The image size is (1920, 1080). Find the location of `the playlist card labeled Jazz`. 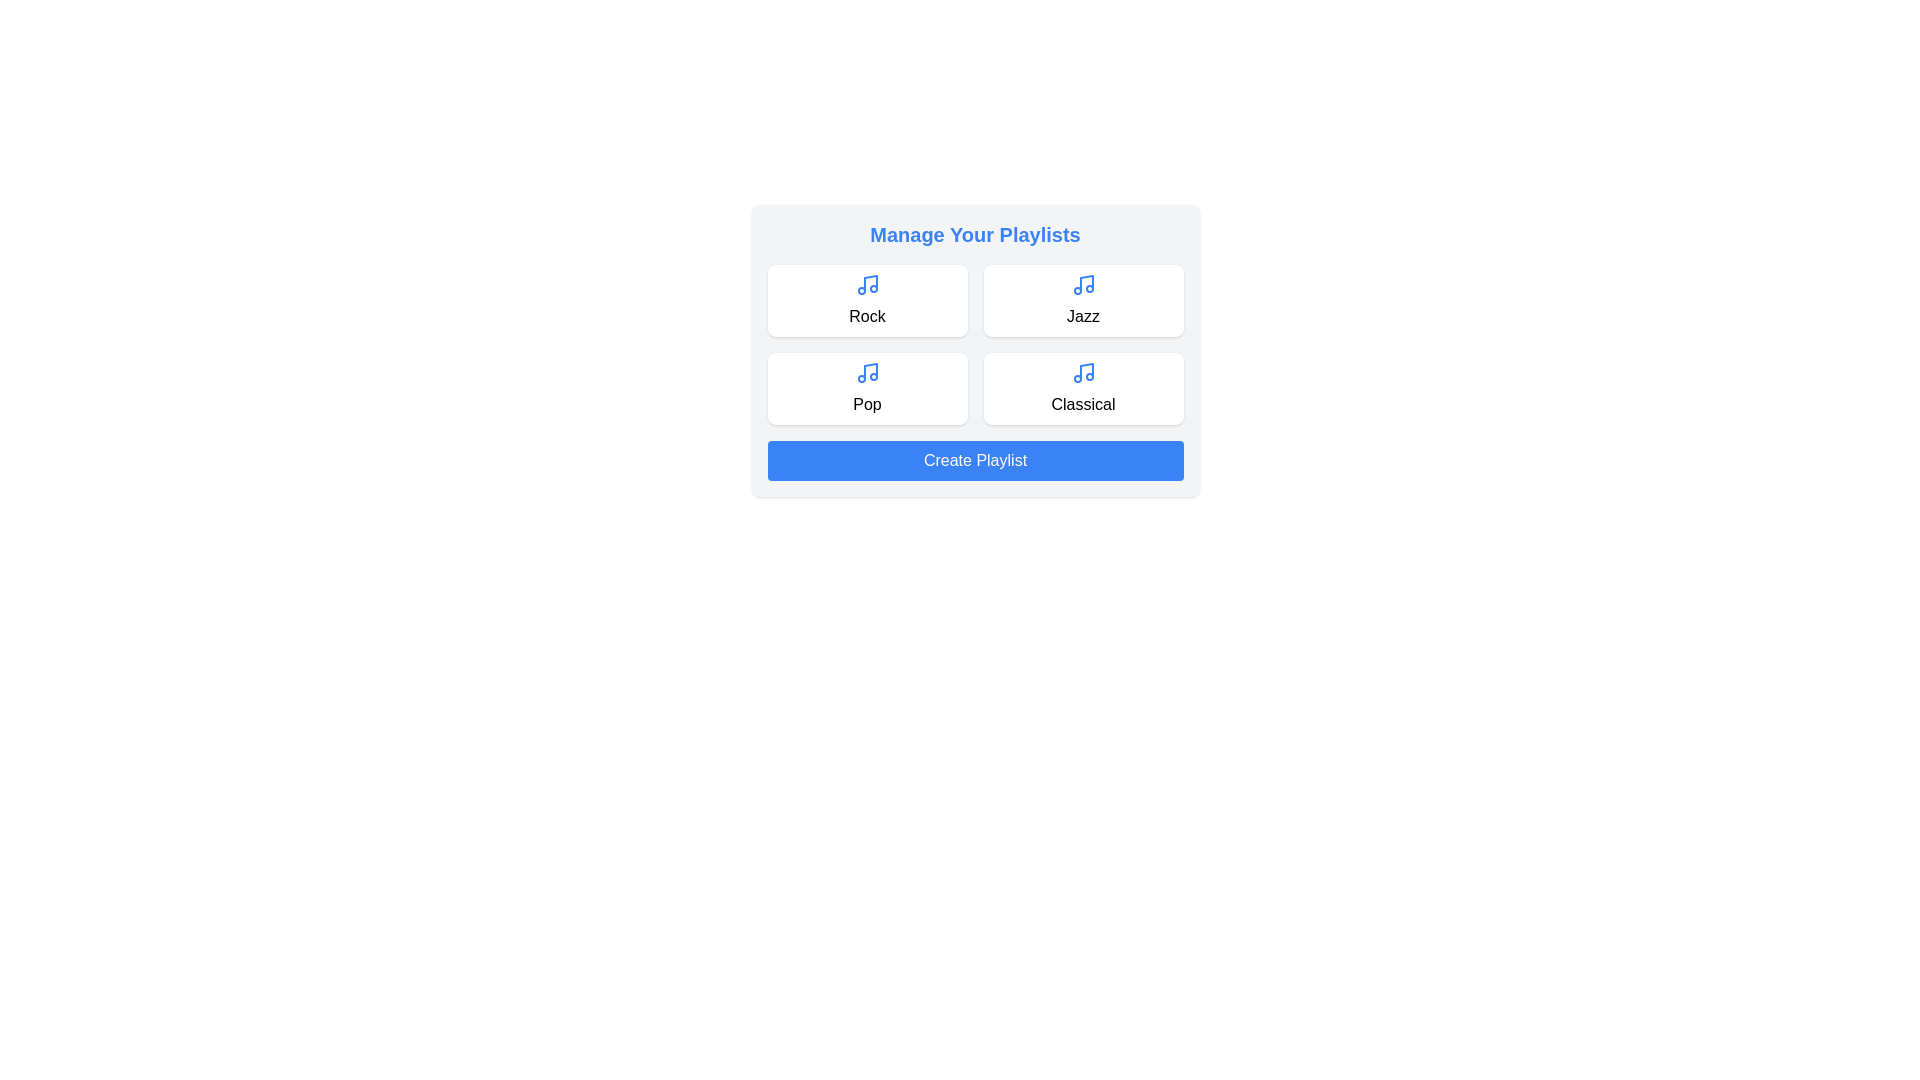

the playlist card labeled Jazz is located at coordinates (1082, 300).